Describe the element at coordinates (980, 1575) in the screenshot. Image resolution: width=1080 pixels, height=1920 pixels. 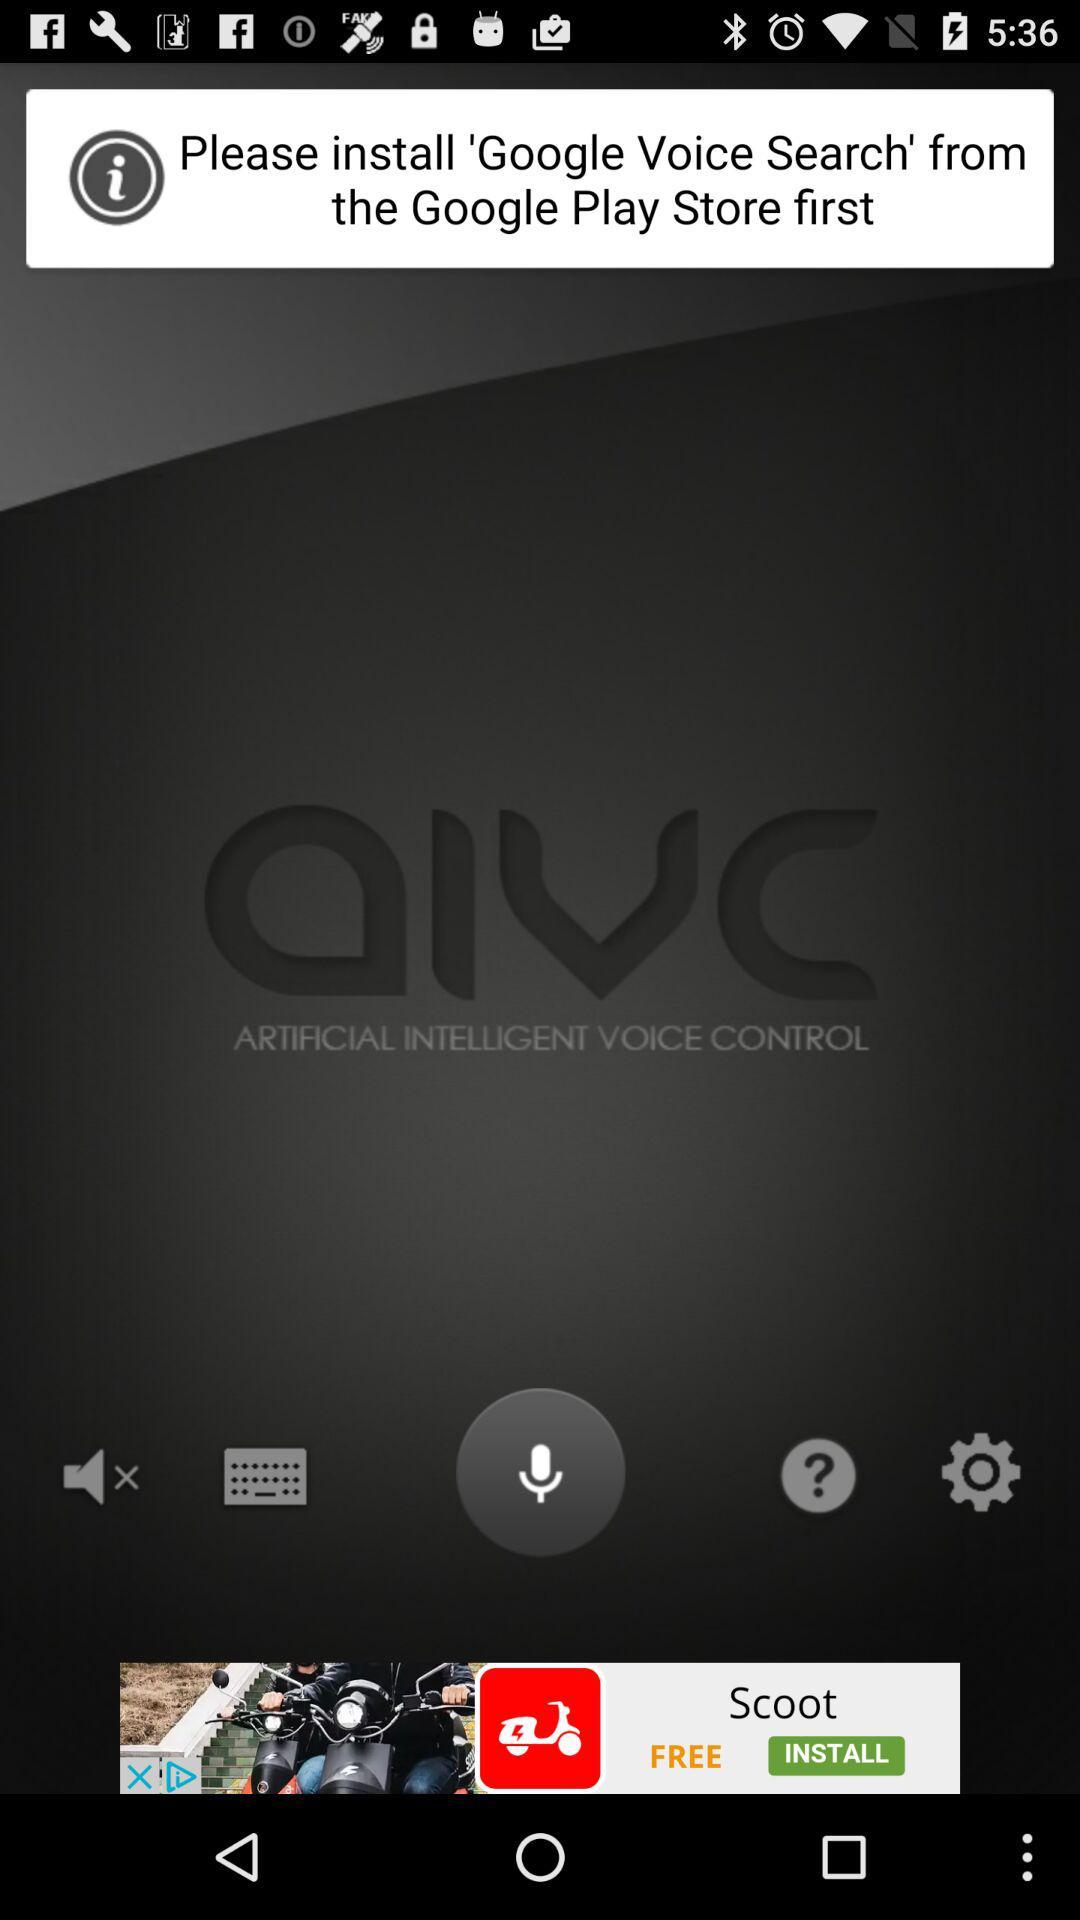
I see `the settings icon` at that location.